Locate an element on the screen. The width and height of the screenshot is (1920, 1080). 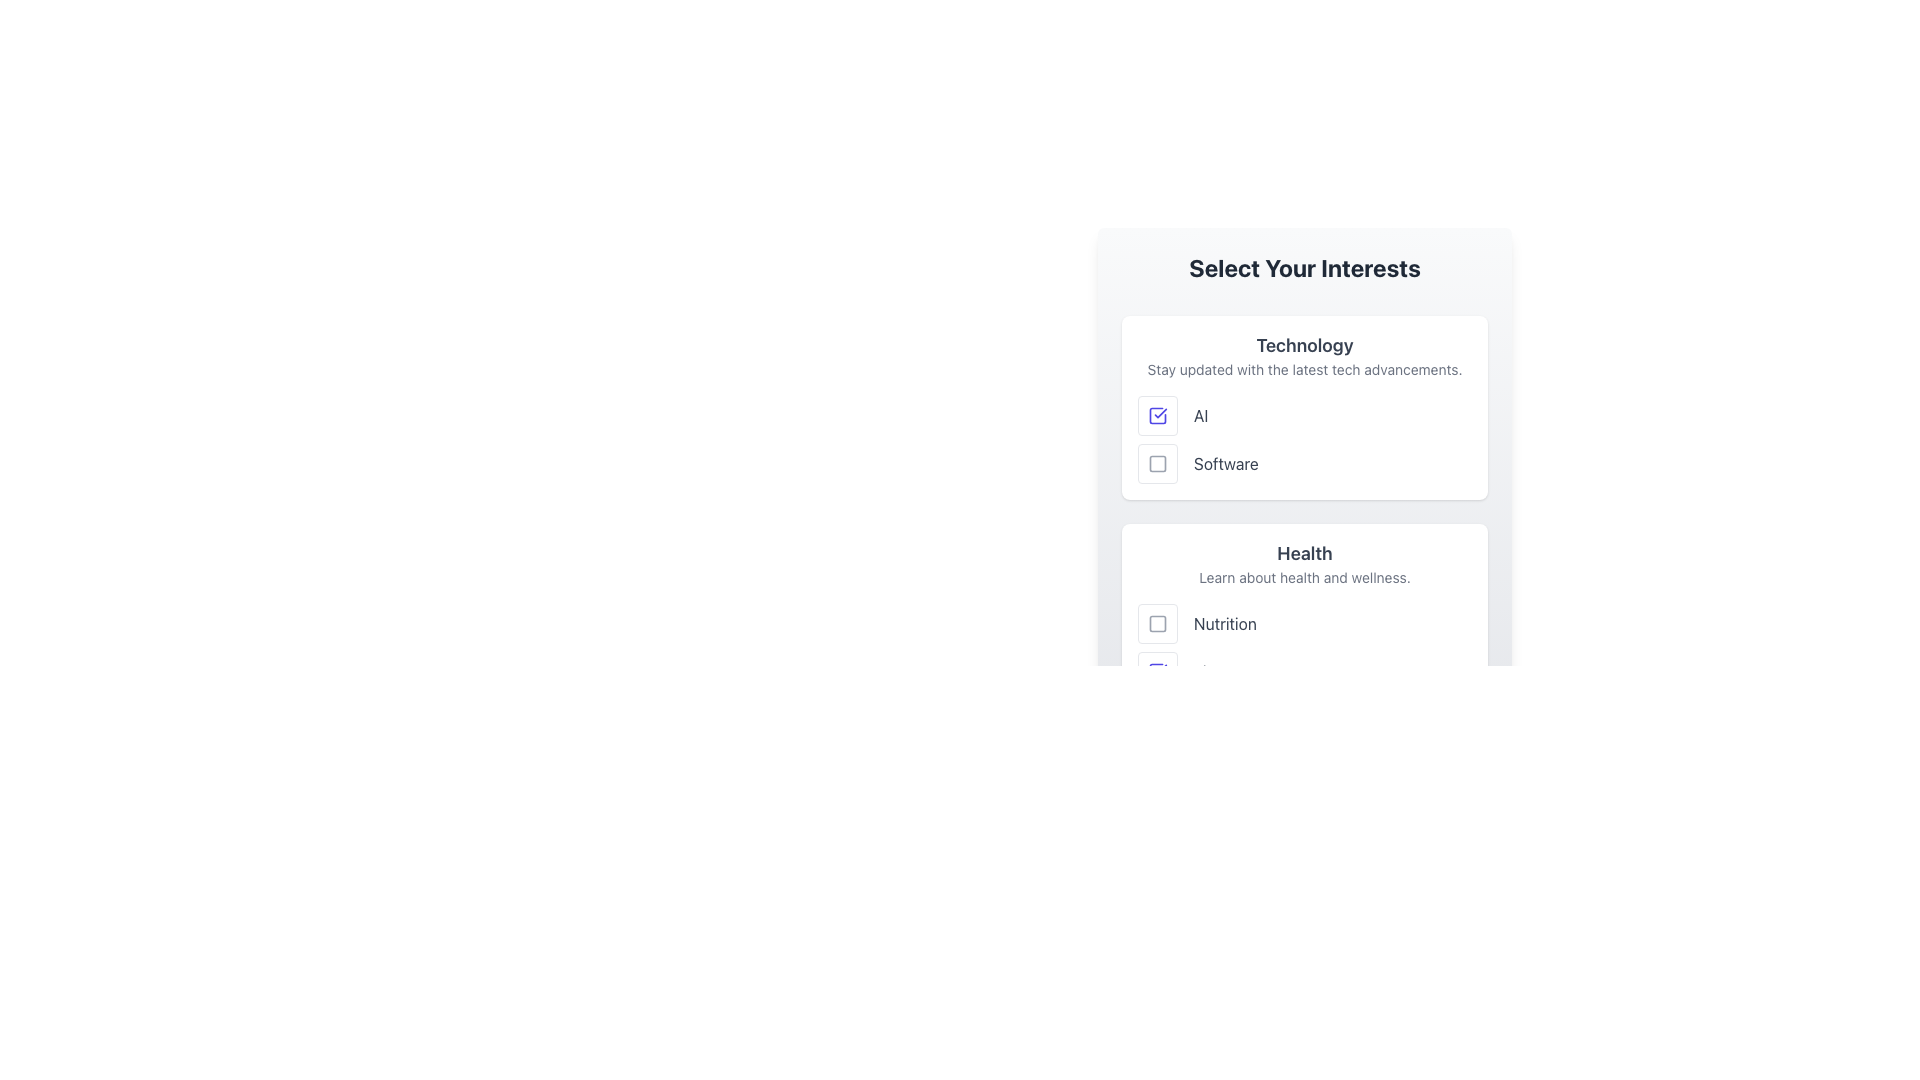
the empty checkbox indicator within the 'Software' checkbox under the 'Technology' section is located at coordinates (1157, 463).